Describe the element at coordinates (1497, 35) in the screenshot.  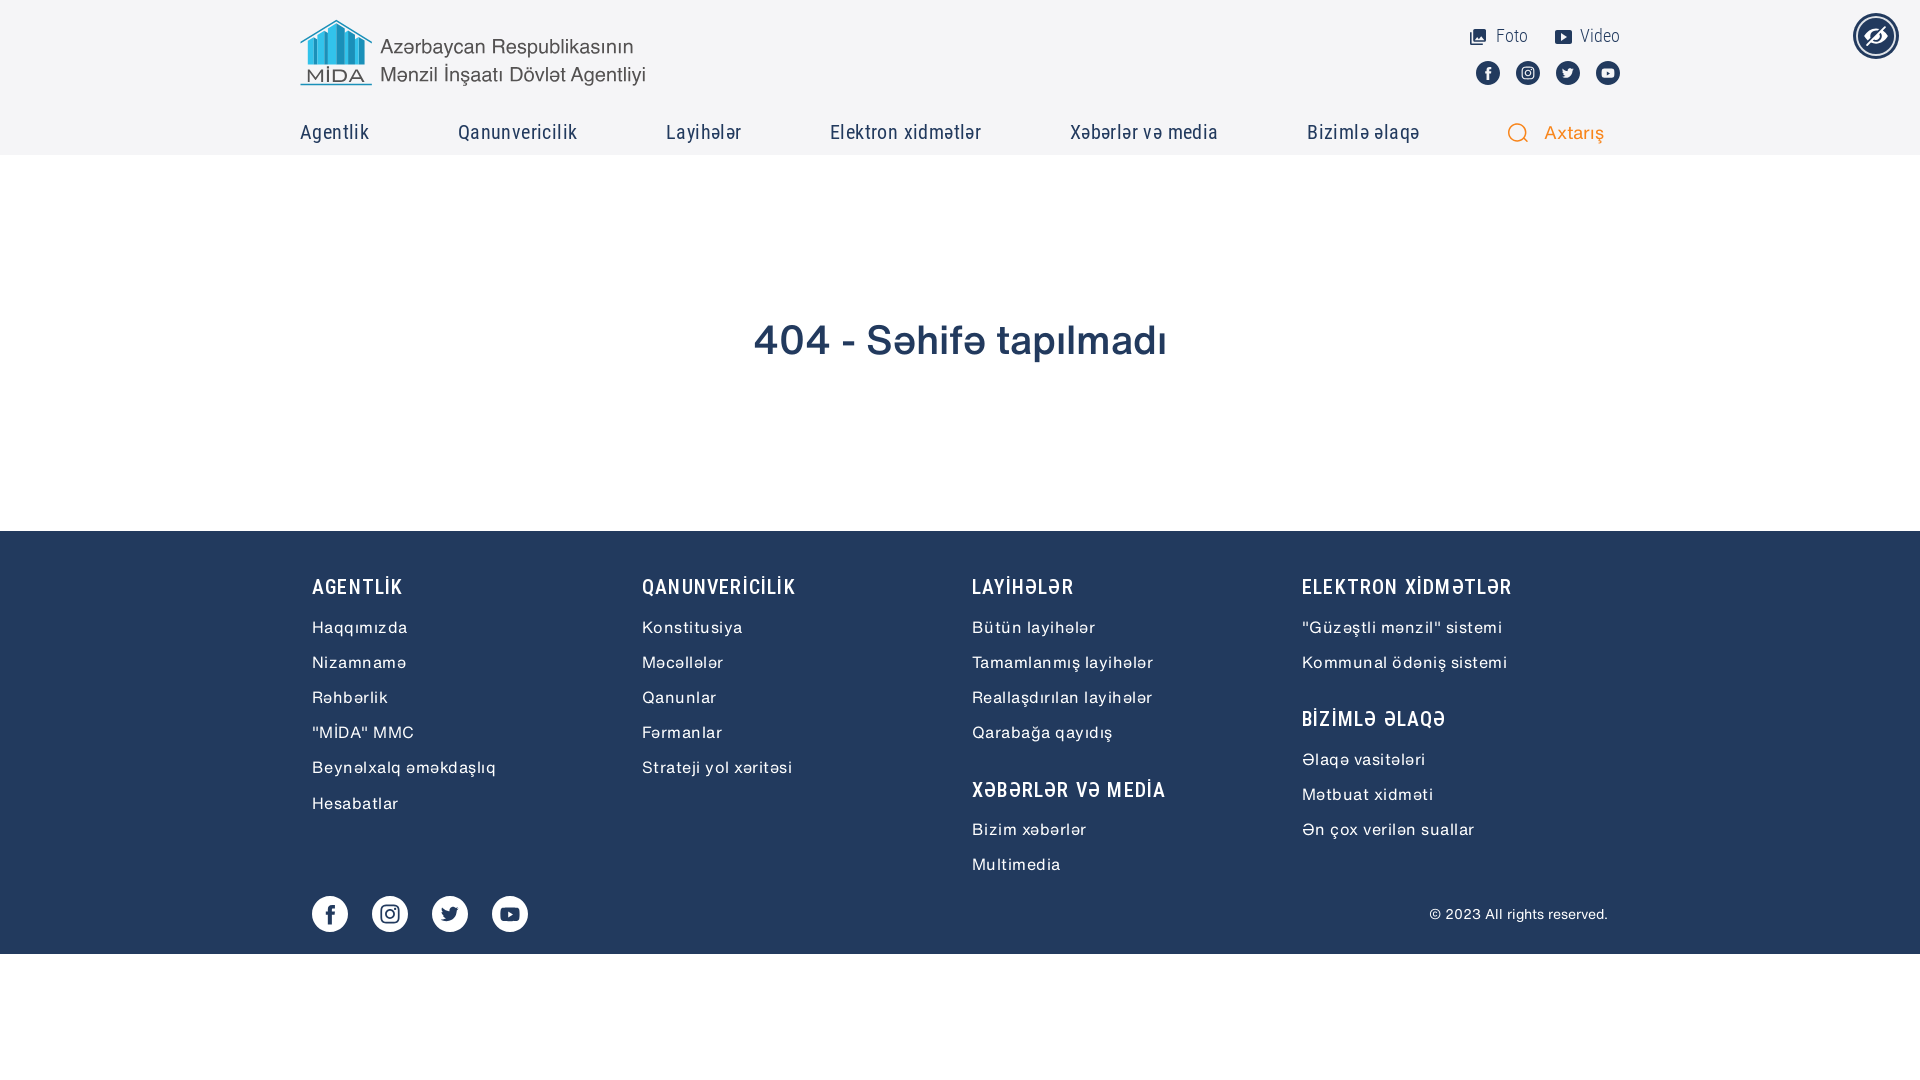
I see `'Foto'` at that location.